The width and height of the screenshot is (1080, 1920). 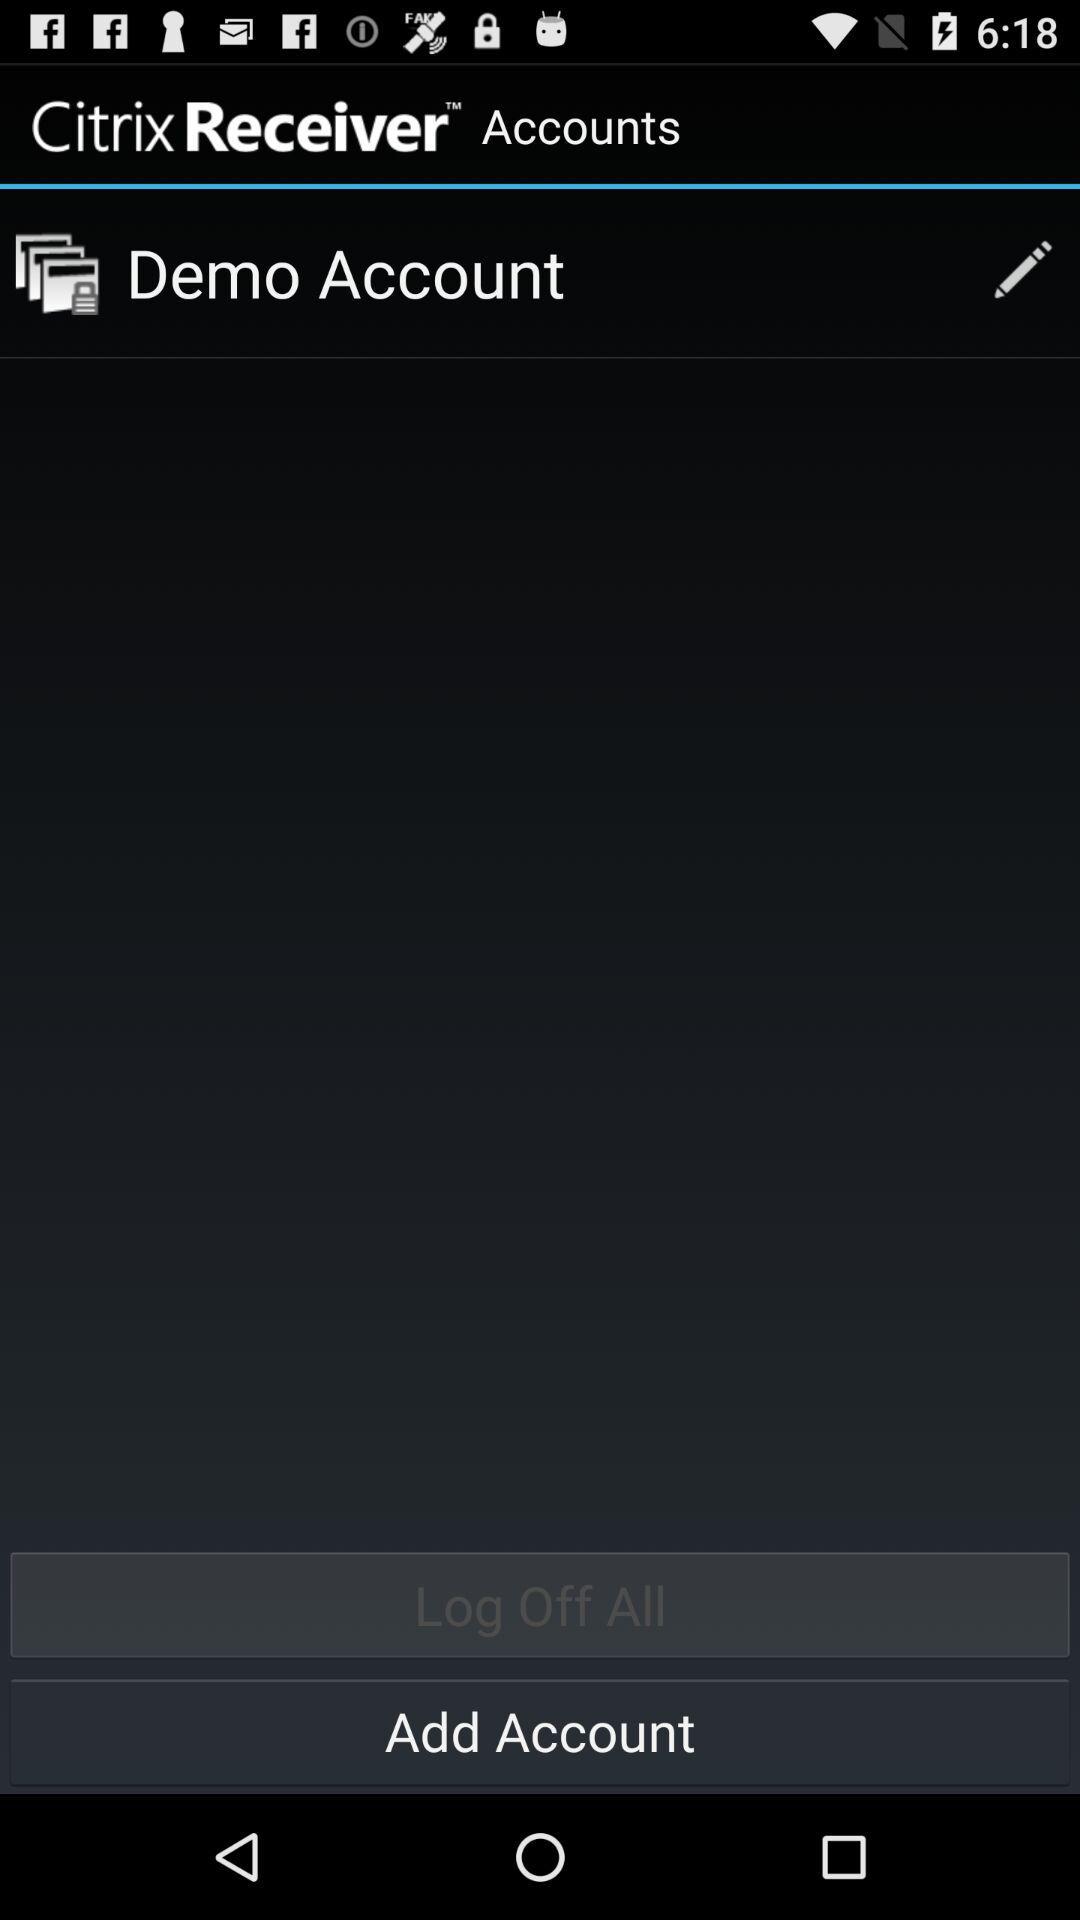 What do you see at coordinates (56, 272) in the screenshot?
I see `item to the left of demo account item` at bounding box center [56, 272].